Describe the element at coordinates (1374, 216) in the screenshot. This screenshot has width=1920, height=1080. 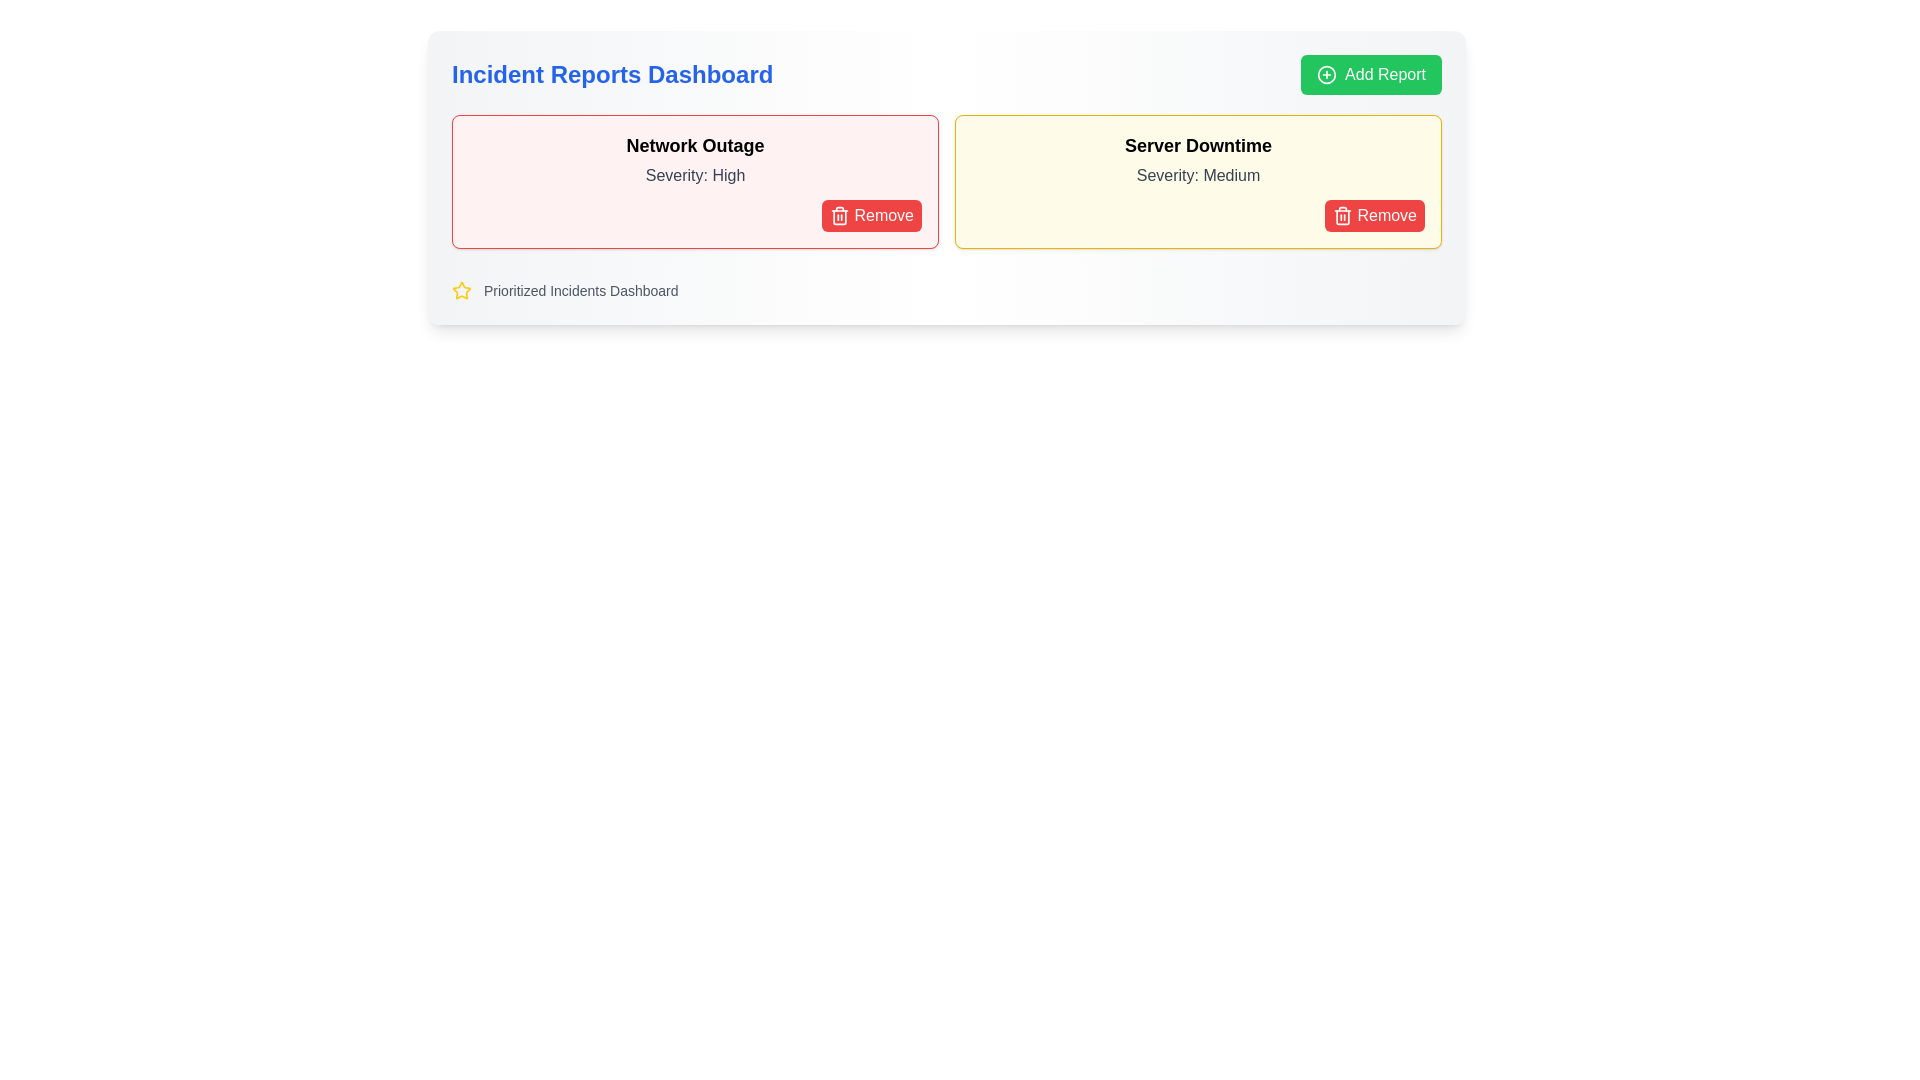
I see `the red 'Remove' button with a trash can icon, located at the bottom-right corner of the 'Server Downtime' card, to observe the hover effect` at that location.